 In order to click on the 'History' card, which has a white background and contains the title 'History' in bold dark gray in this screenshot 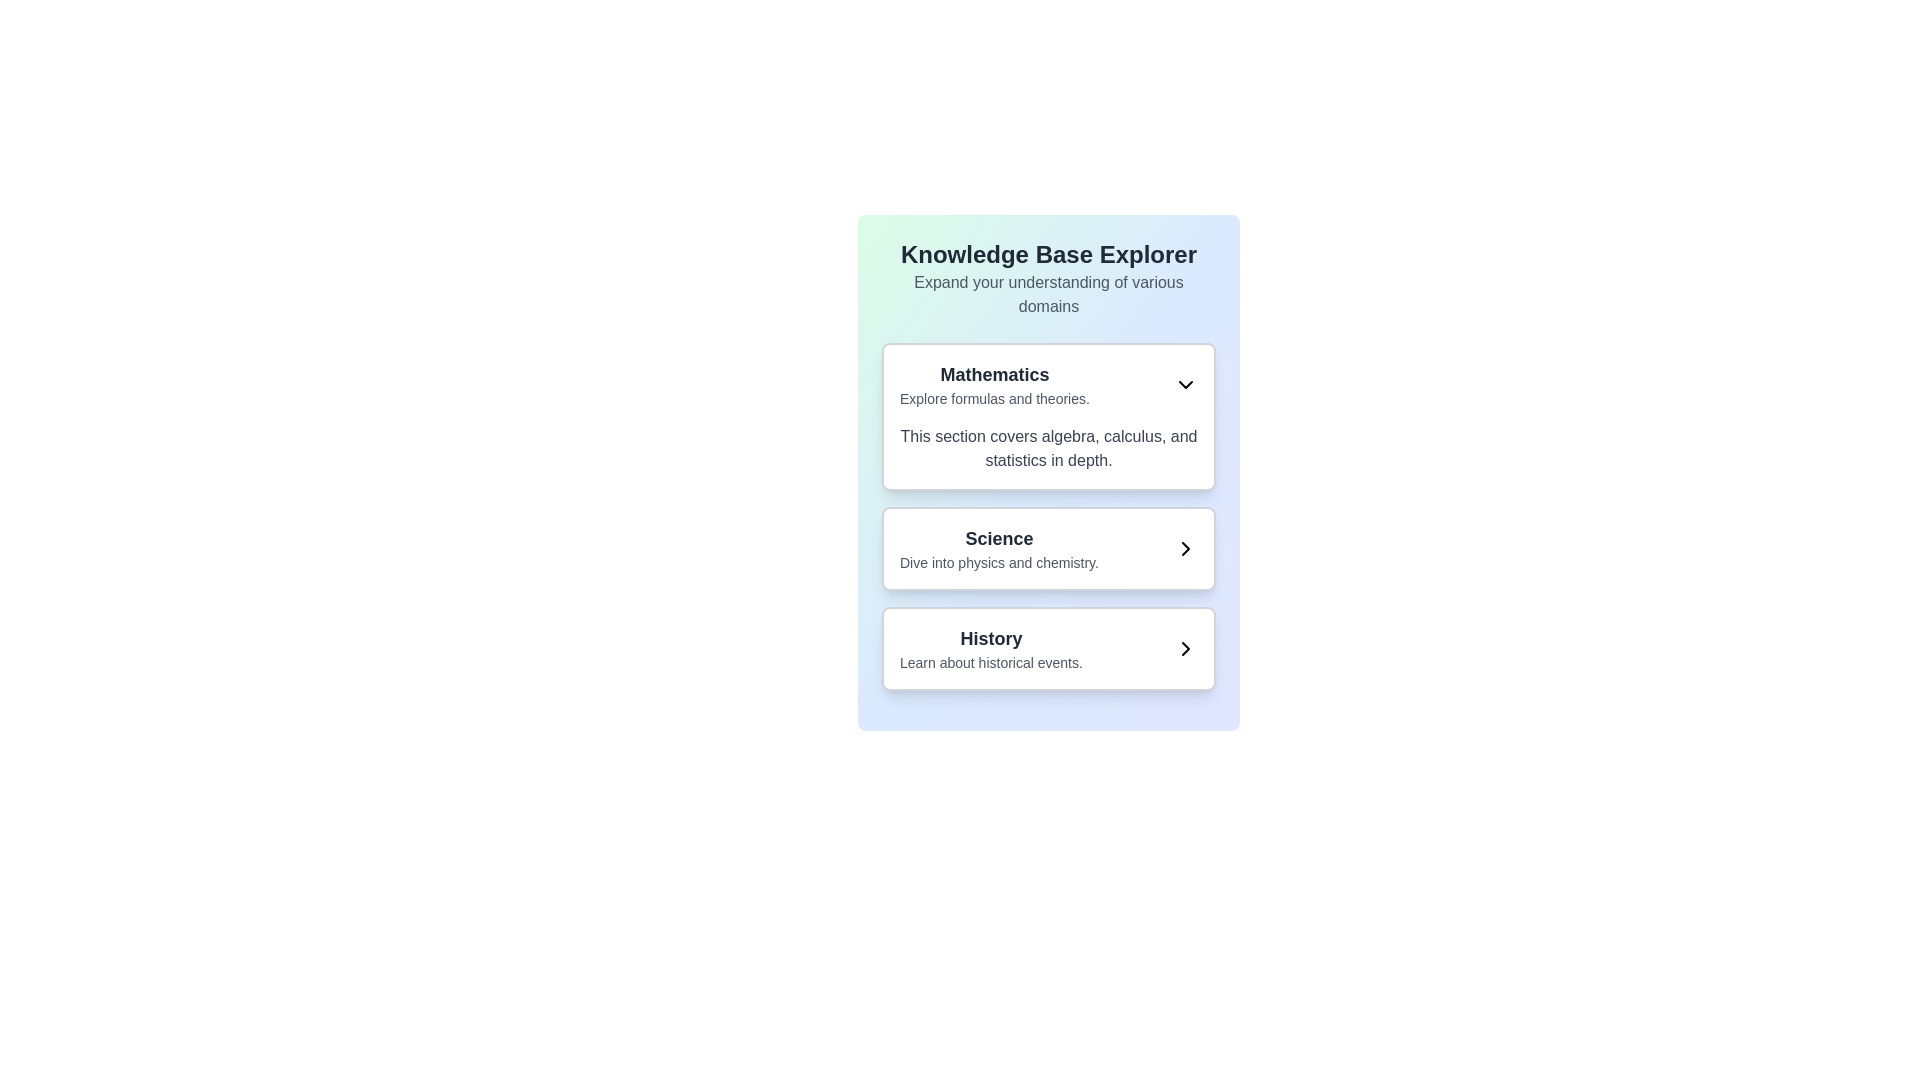, I will do `click(1048, 648)`.